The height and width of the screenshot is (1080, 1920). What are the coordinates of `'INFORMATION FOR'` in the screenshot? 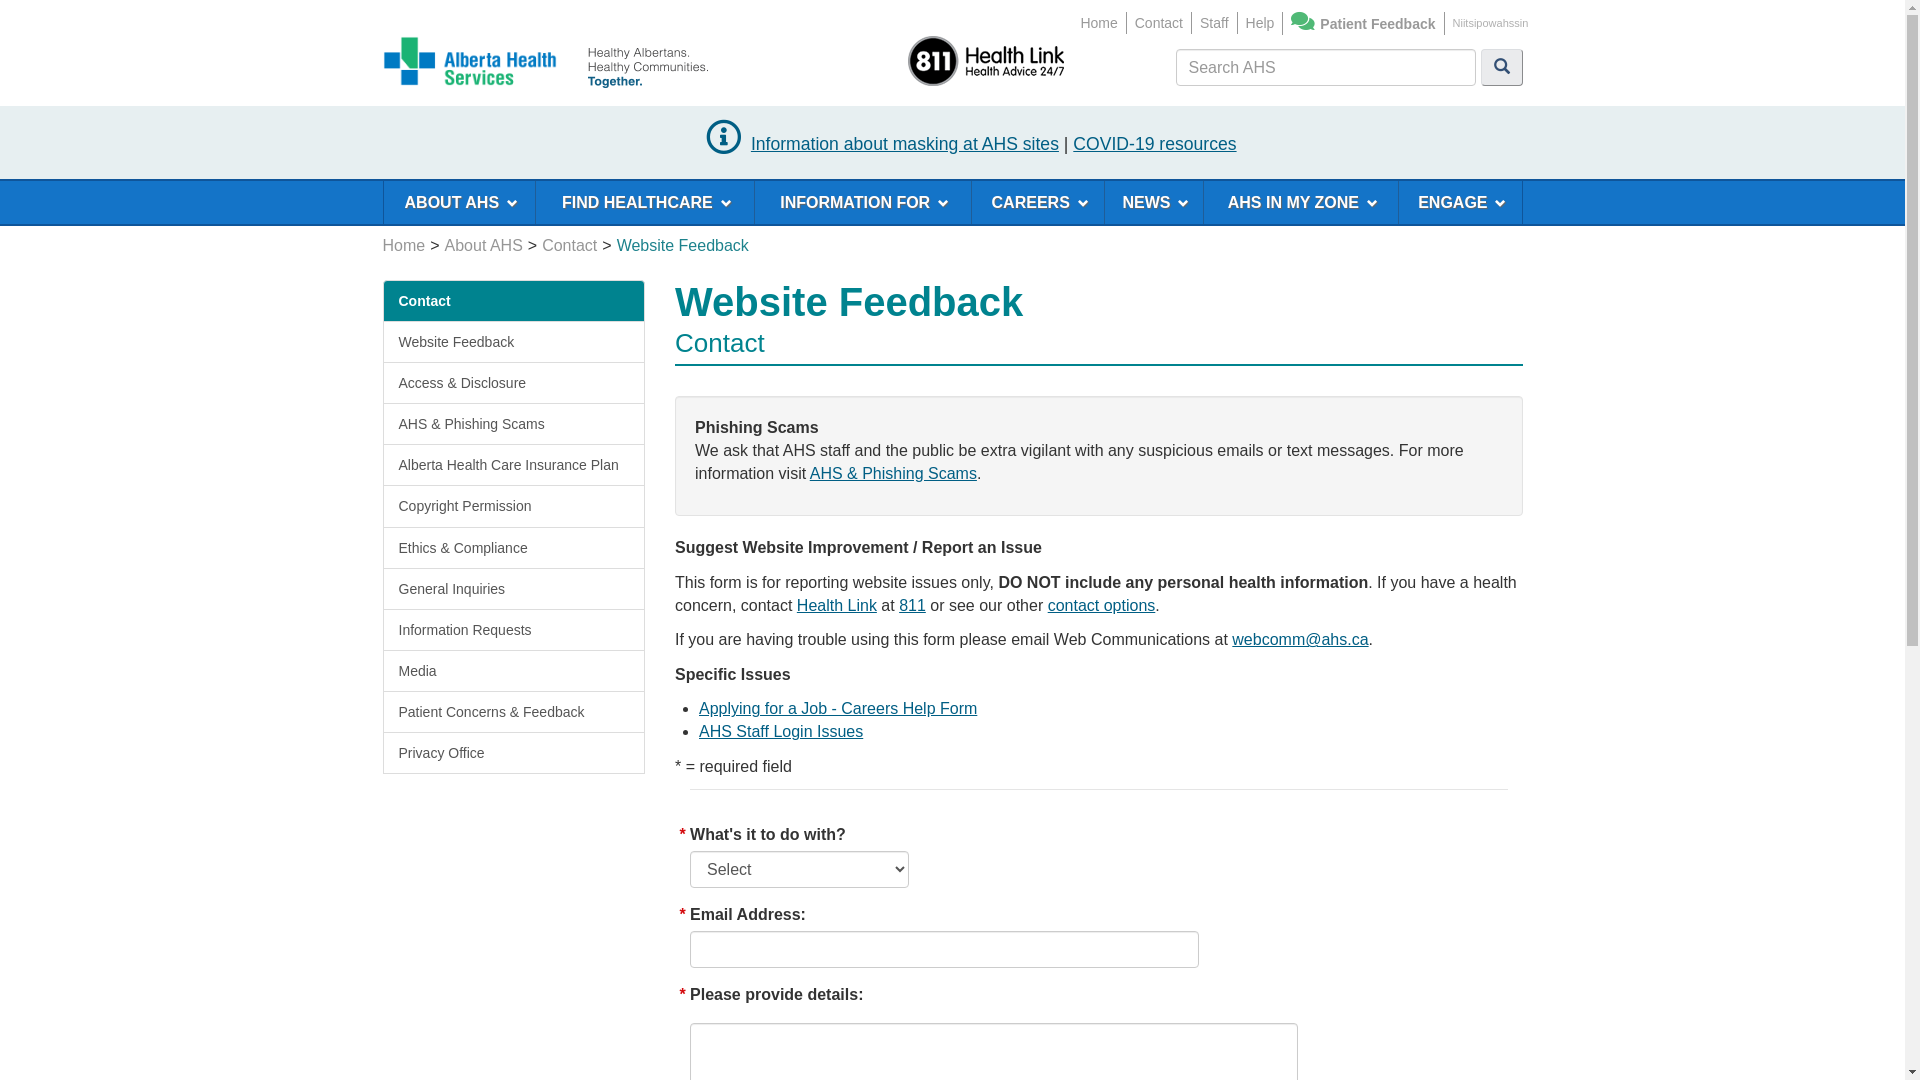 It's located at (752, 202).